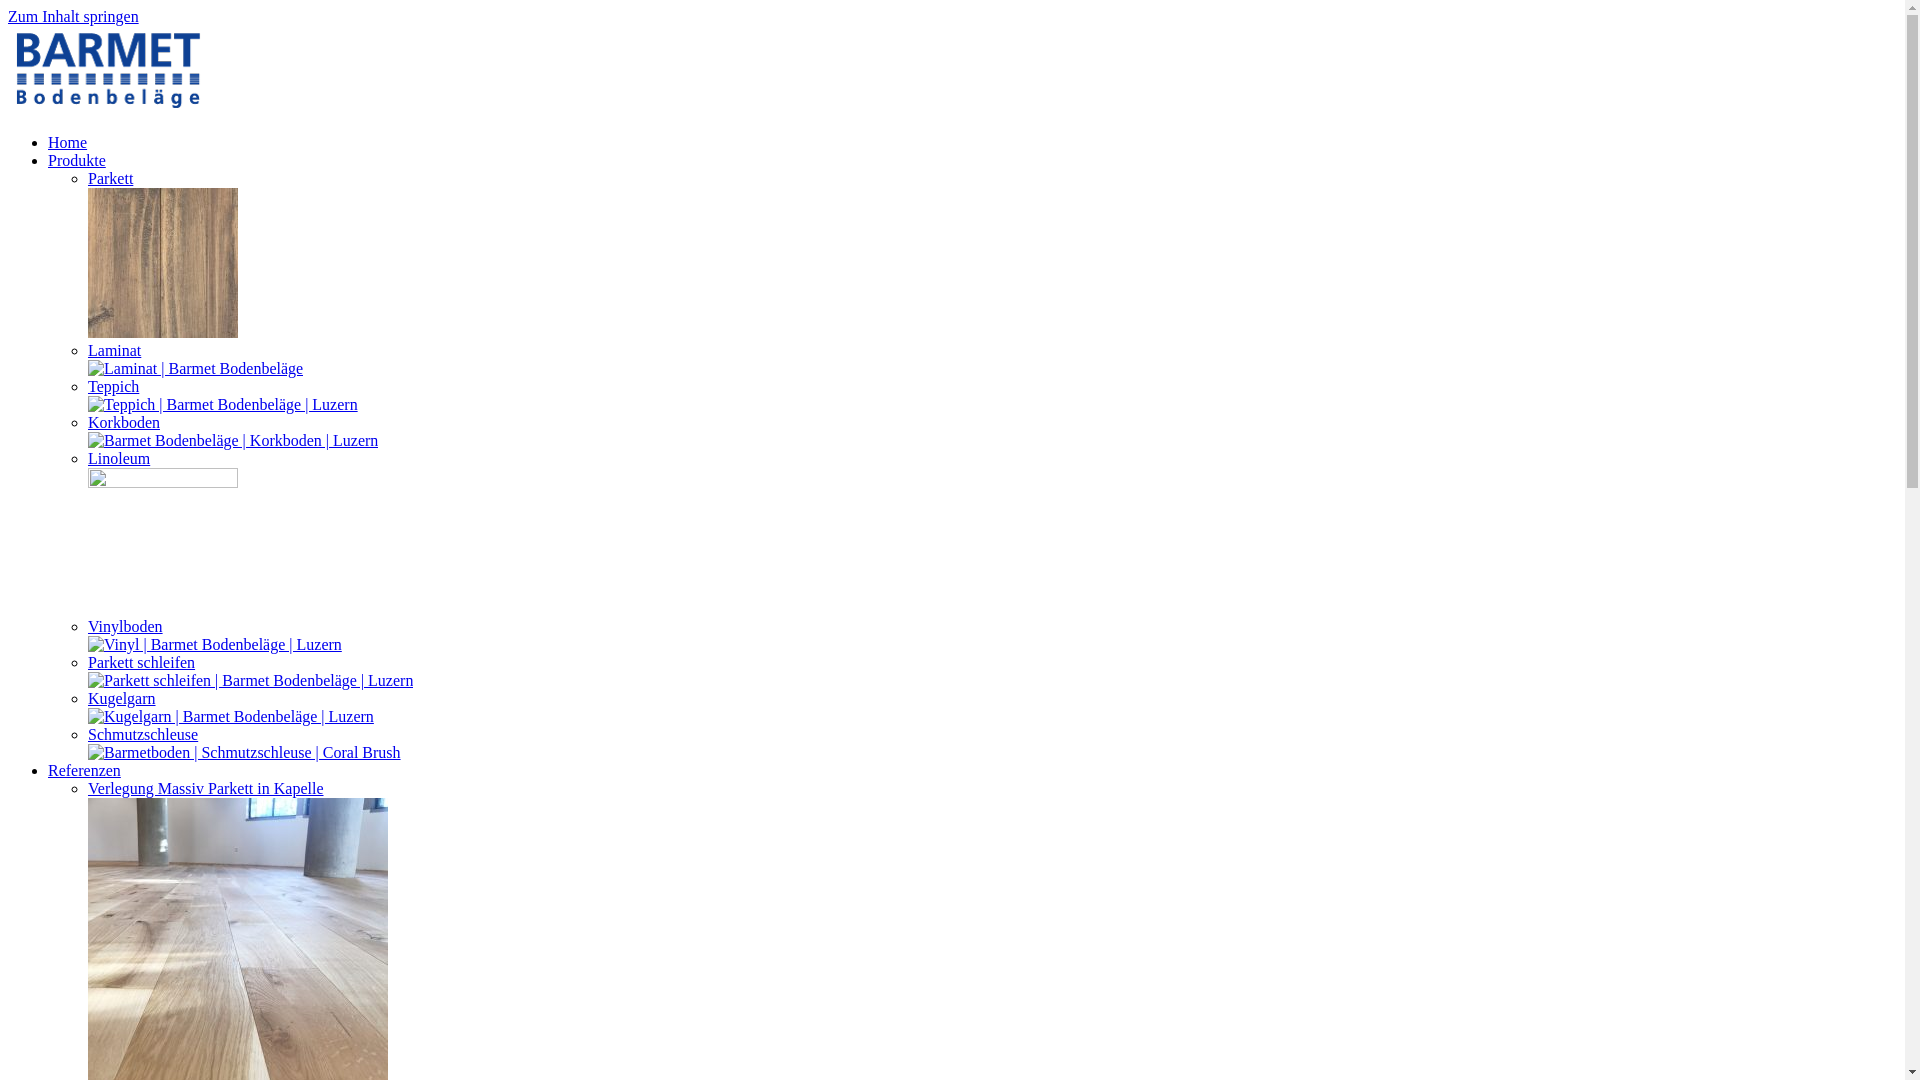 This screenshot has width=1920, height=1080. Describe the element at coordinates (73, 16) in the screenshot. I see `'Zum Inhalt springen'` at that location.